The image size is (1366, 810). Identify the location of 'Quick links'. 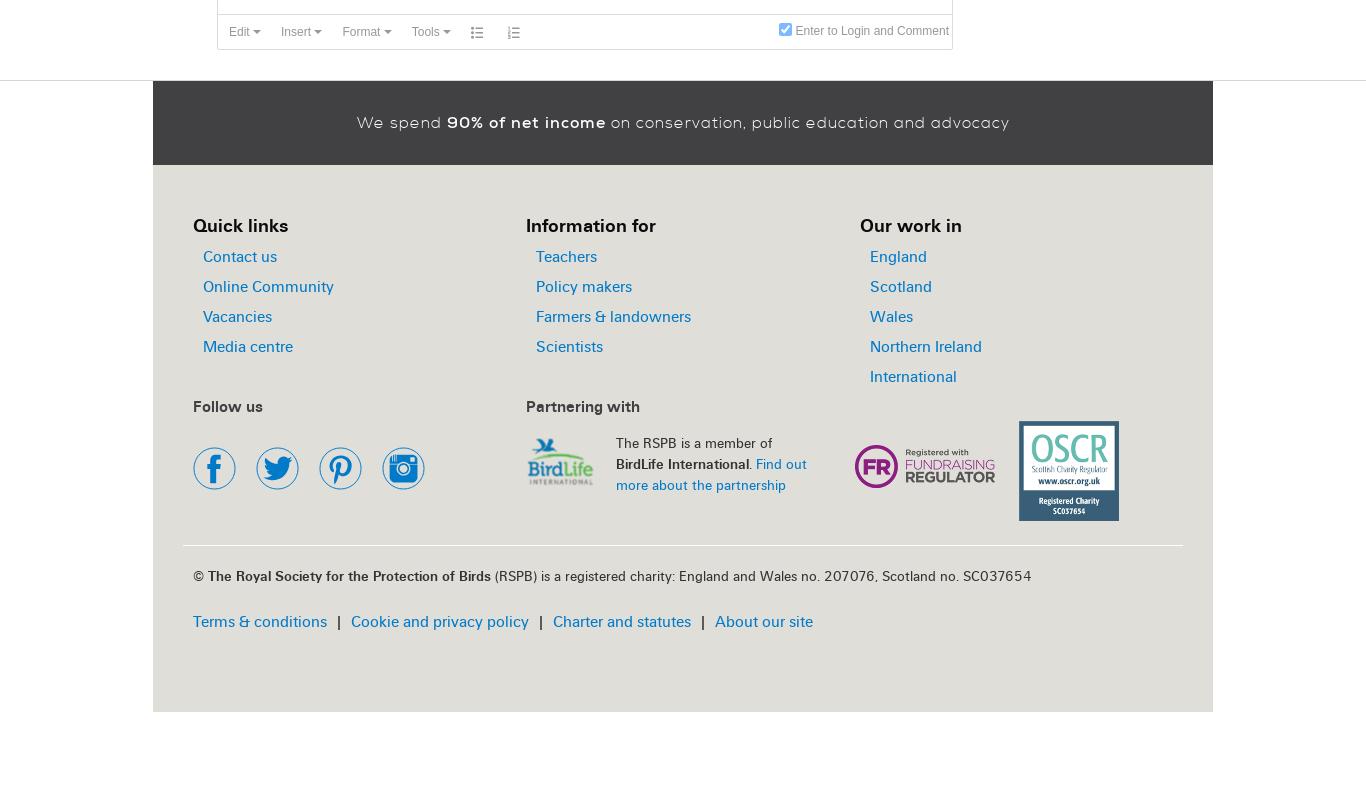
(192, 224).